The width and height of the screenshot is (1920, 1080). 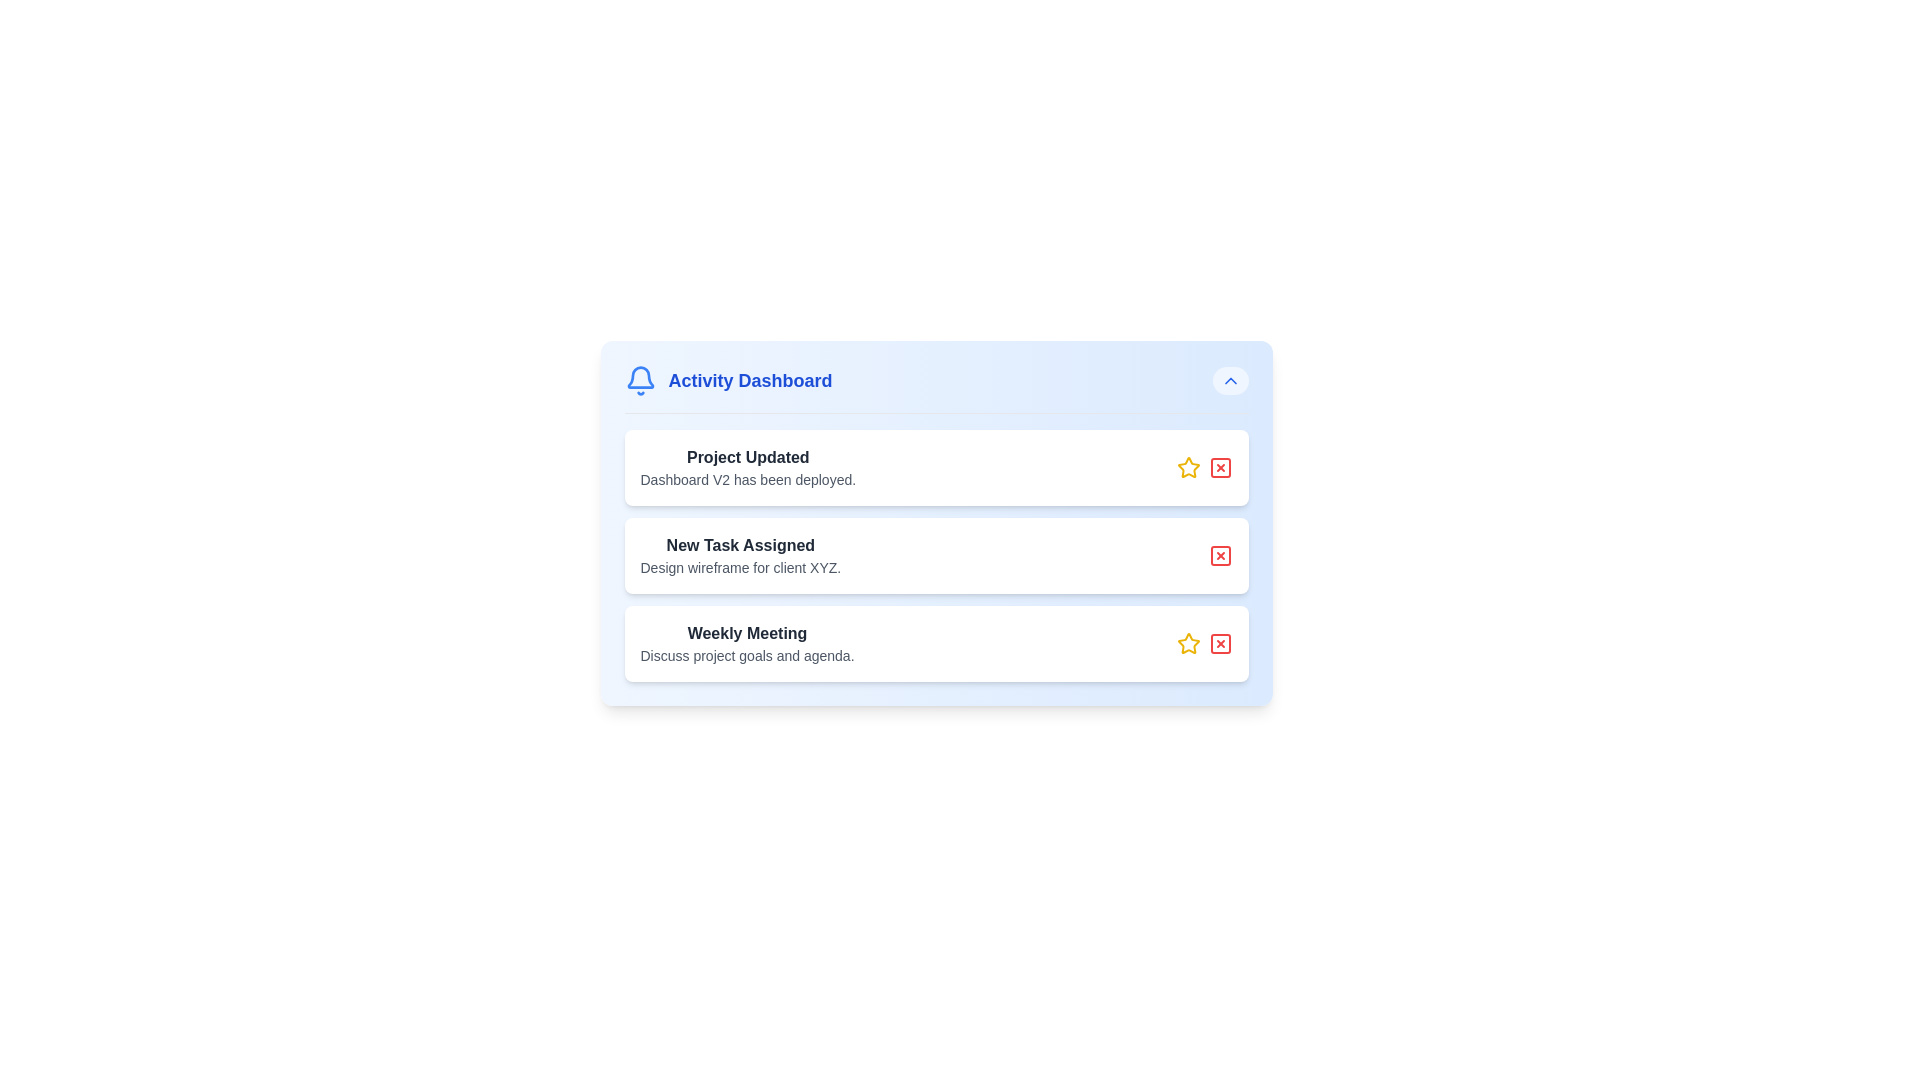 What do you see at coordinates (1229, 381) in the screenshot?
I see `the small blue rounded button with a chevron arrow pointing upward located at the top-right corner of the Activity Dashboard` at bounding box center [1229, 381].